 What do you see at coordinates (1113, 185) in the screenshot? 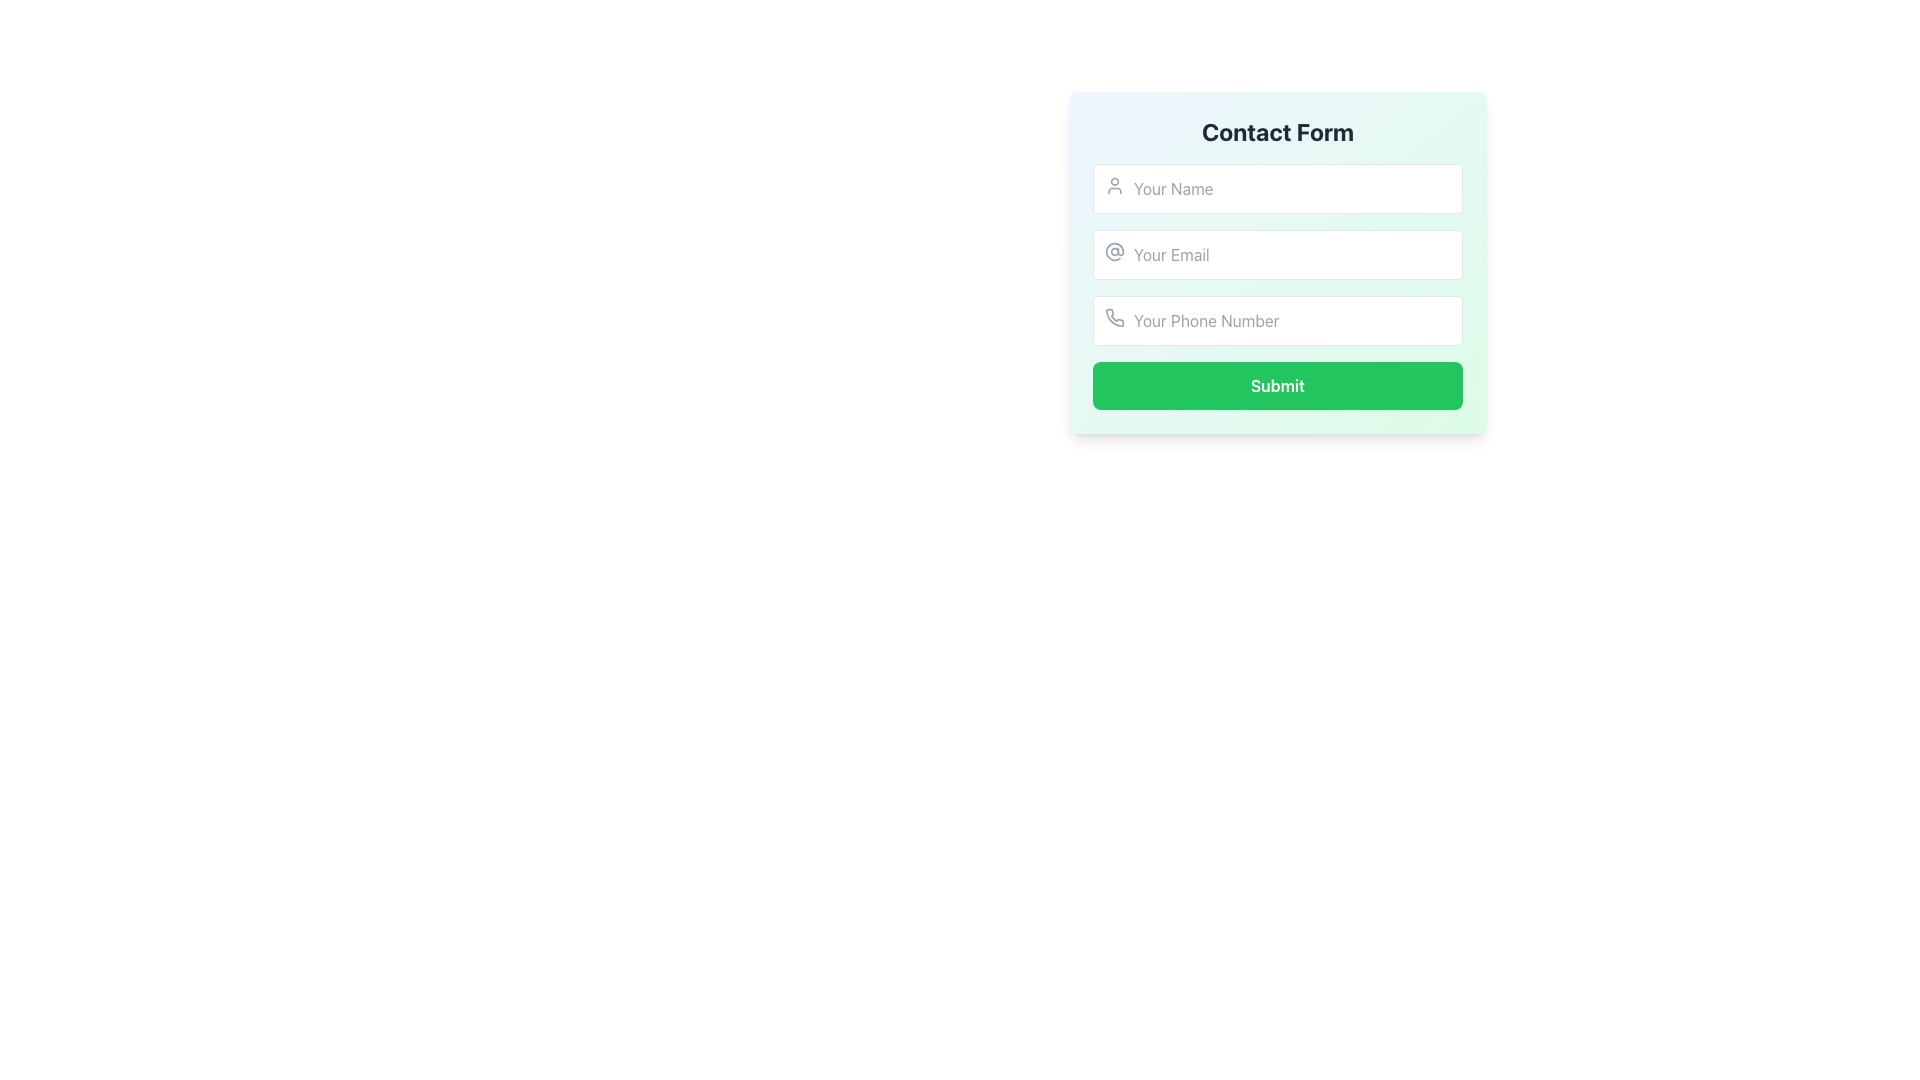
I see `the icon representing the user or name input field, which is positioned in the upper left corner of the 'Your Name' input field in the contact form` at bounding box center [1113, 185].